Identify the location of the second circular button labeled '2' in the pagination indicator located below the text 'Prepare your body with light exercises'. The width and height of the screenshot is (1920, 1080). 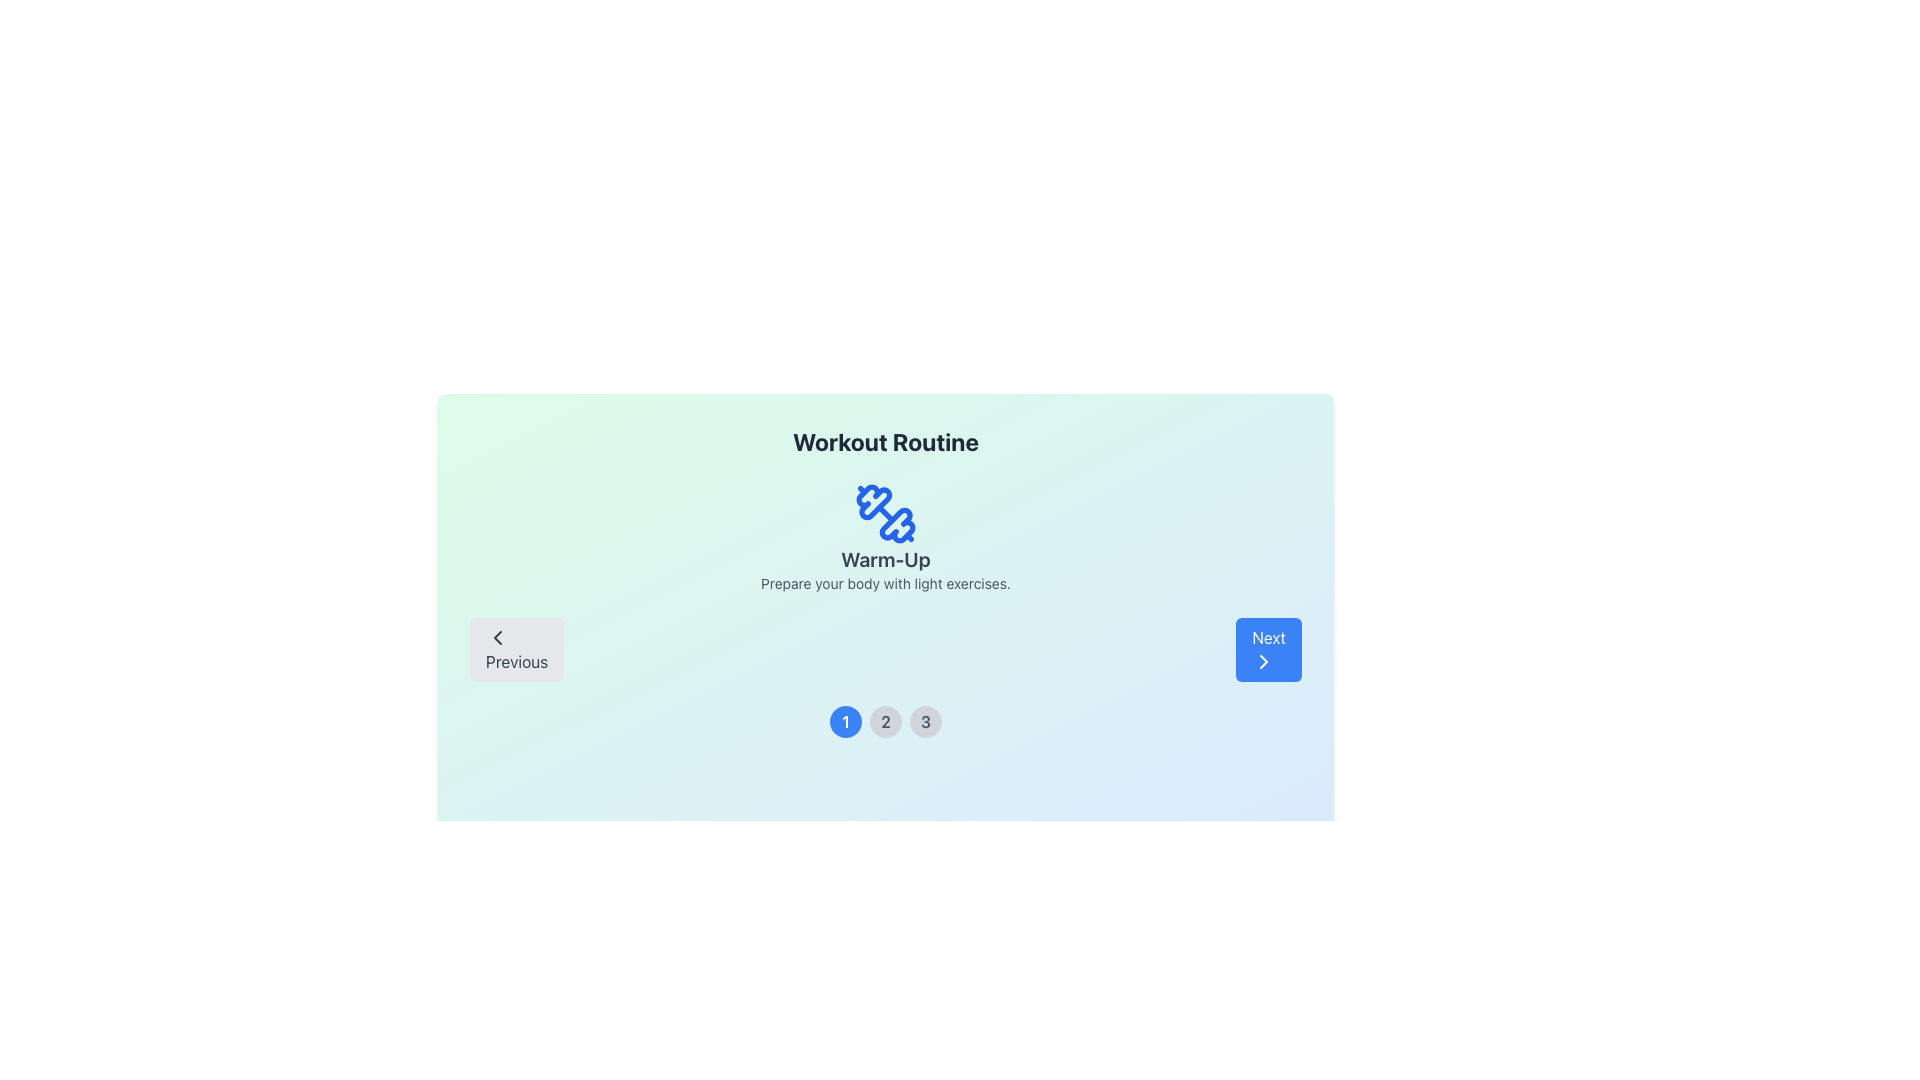
(885, 721).